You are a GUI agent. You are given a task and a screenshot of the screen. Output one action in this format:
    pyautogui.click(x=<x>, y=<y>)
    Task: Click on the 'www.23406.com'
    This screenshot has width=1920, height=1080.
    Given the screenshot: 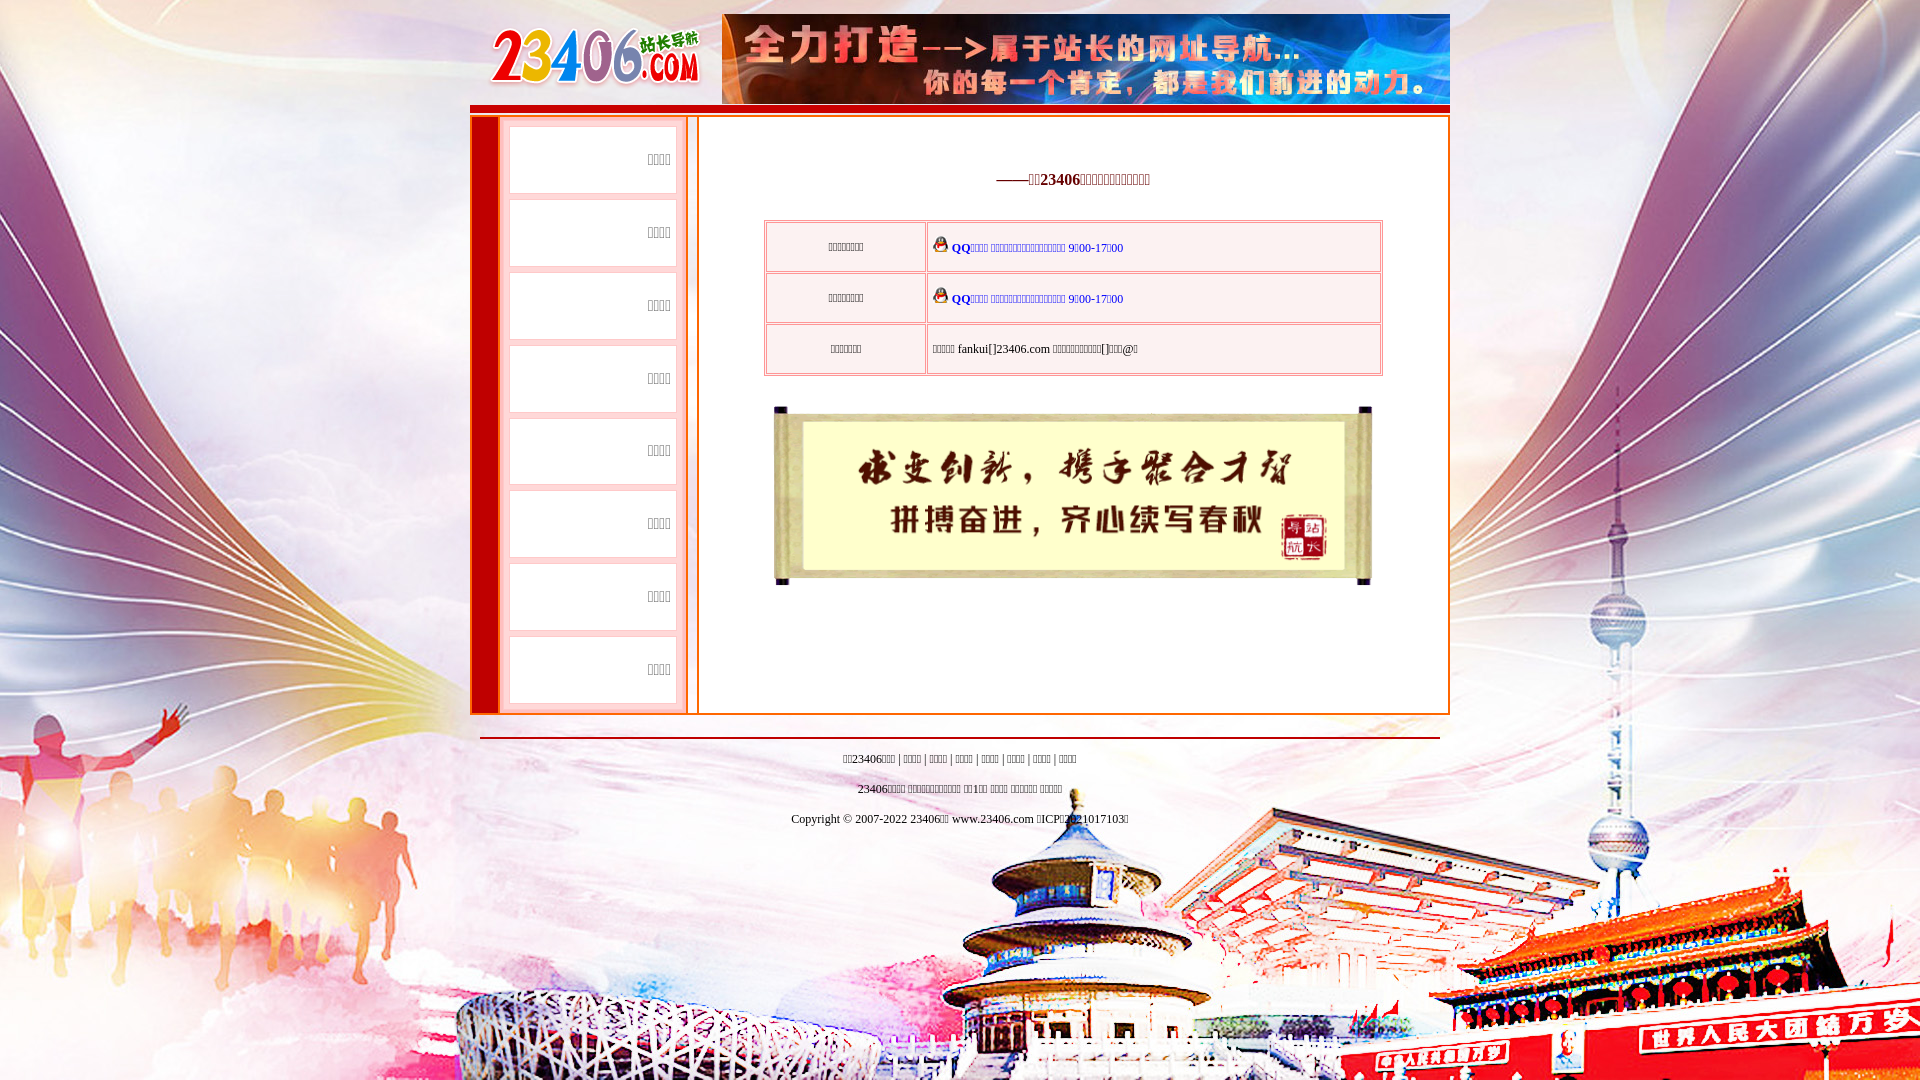 What is the action you would take?
    pyautogui.click(x=993, y=818)
    